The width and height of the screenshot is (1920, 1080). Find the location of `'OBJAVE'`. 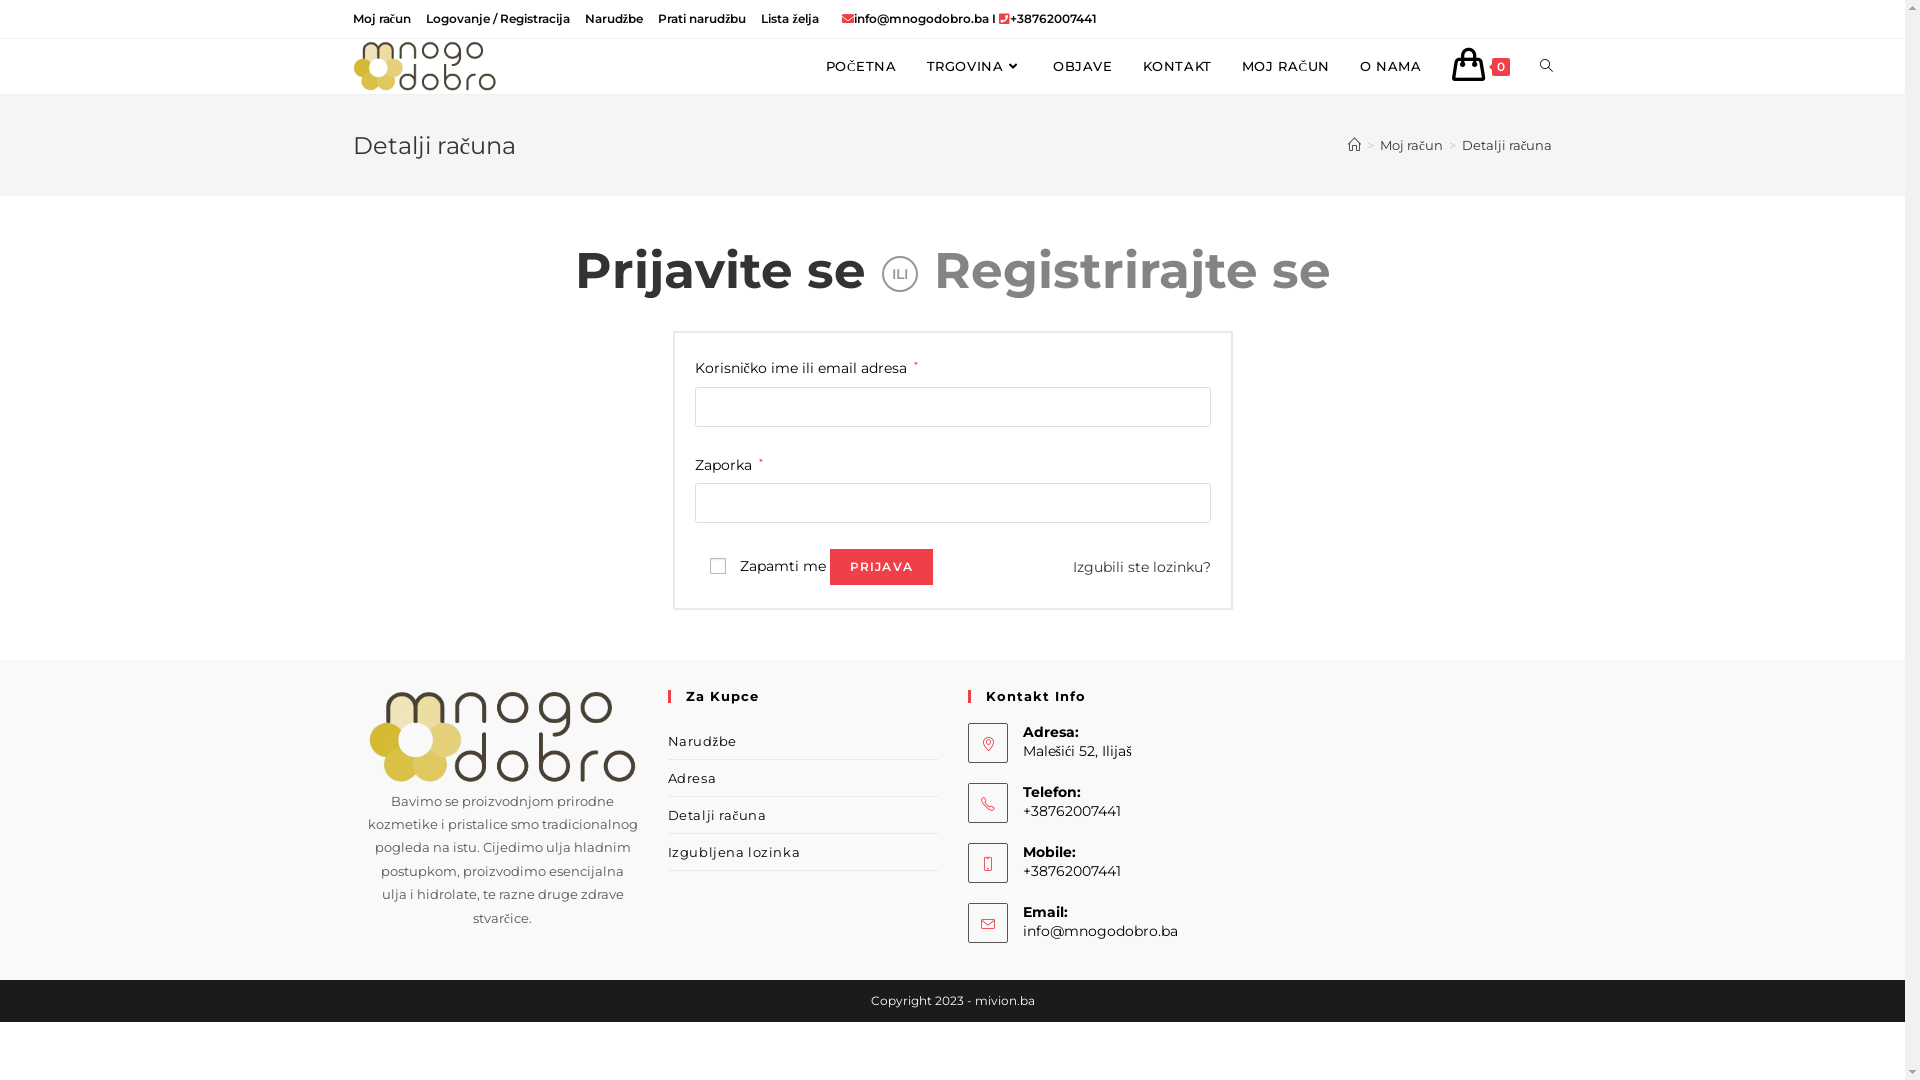

'OBJAVE' is located at coordinates (1082, 65).